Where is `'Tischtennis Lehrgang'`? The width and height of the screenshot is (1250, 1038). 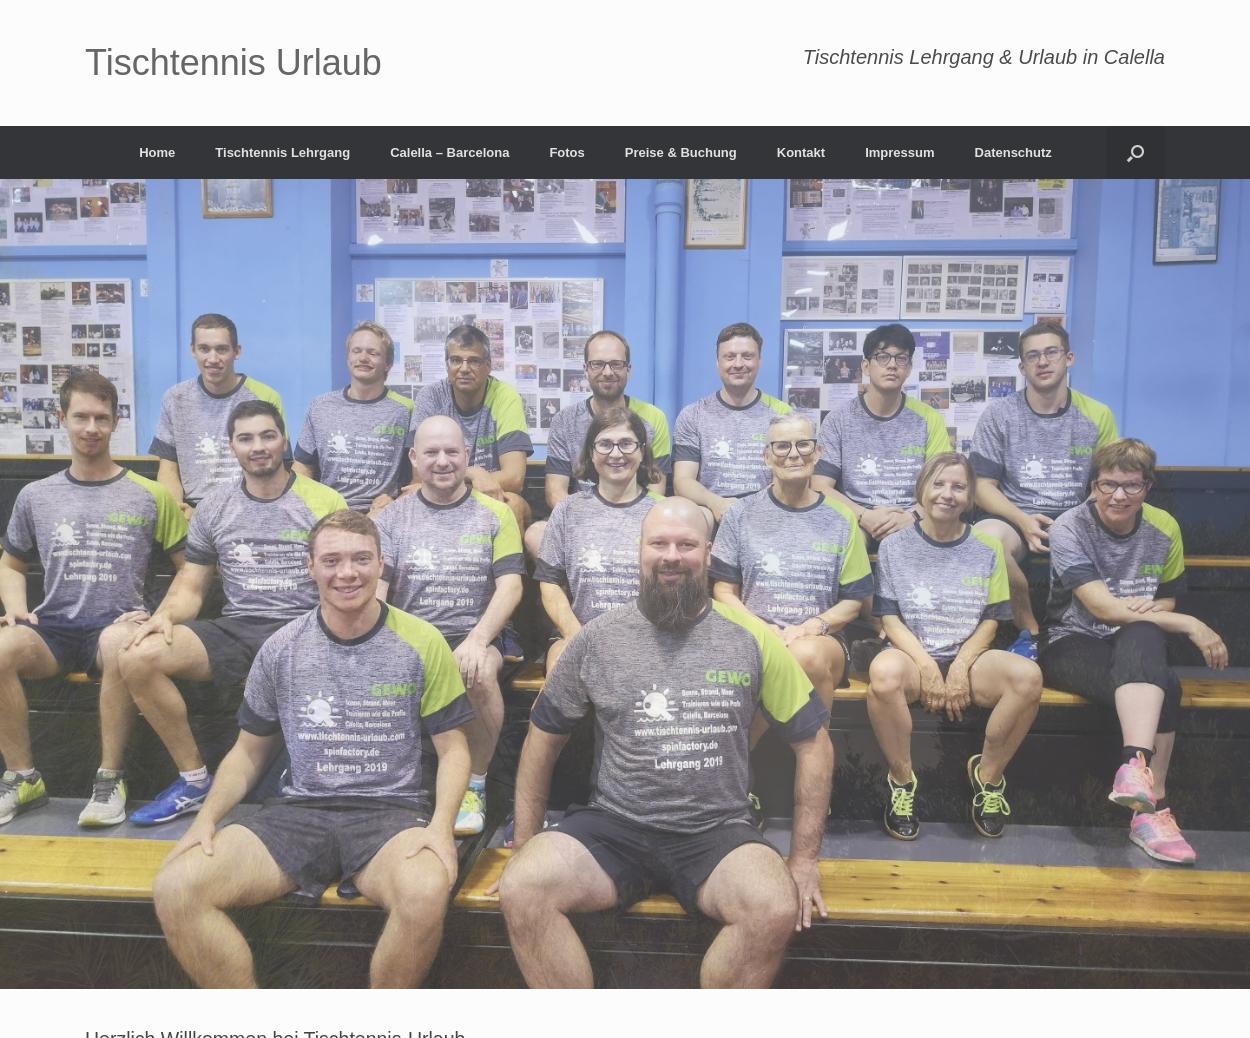
'Tischtennis Lehrgang' is located at coordinates (282, 151).